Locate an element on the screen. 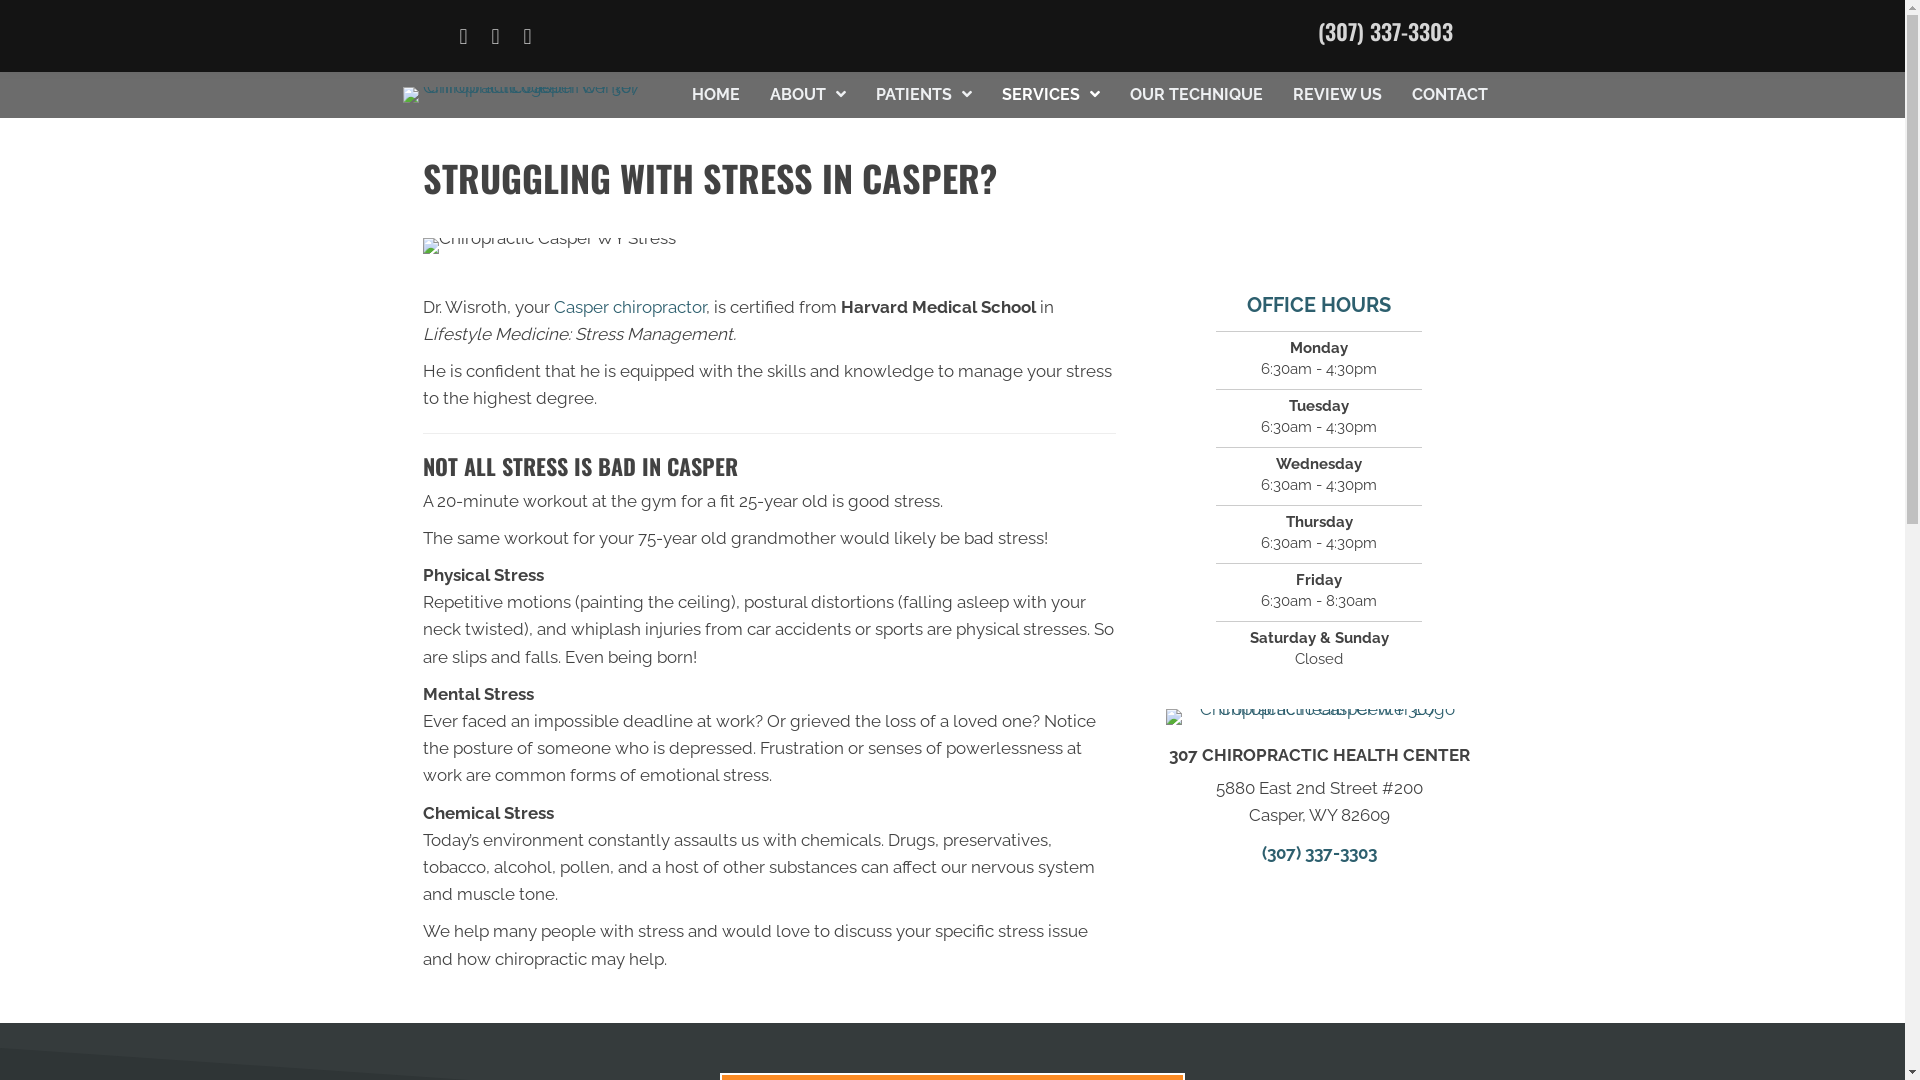  '(307) 337-3303' is located at coordinates (1318, 30).